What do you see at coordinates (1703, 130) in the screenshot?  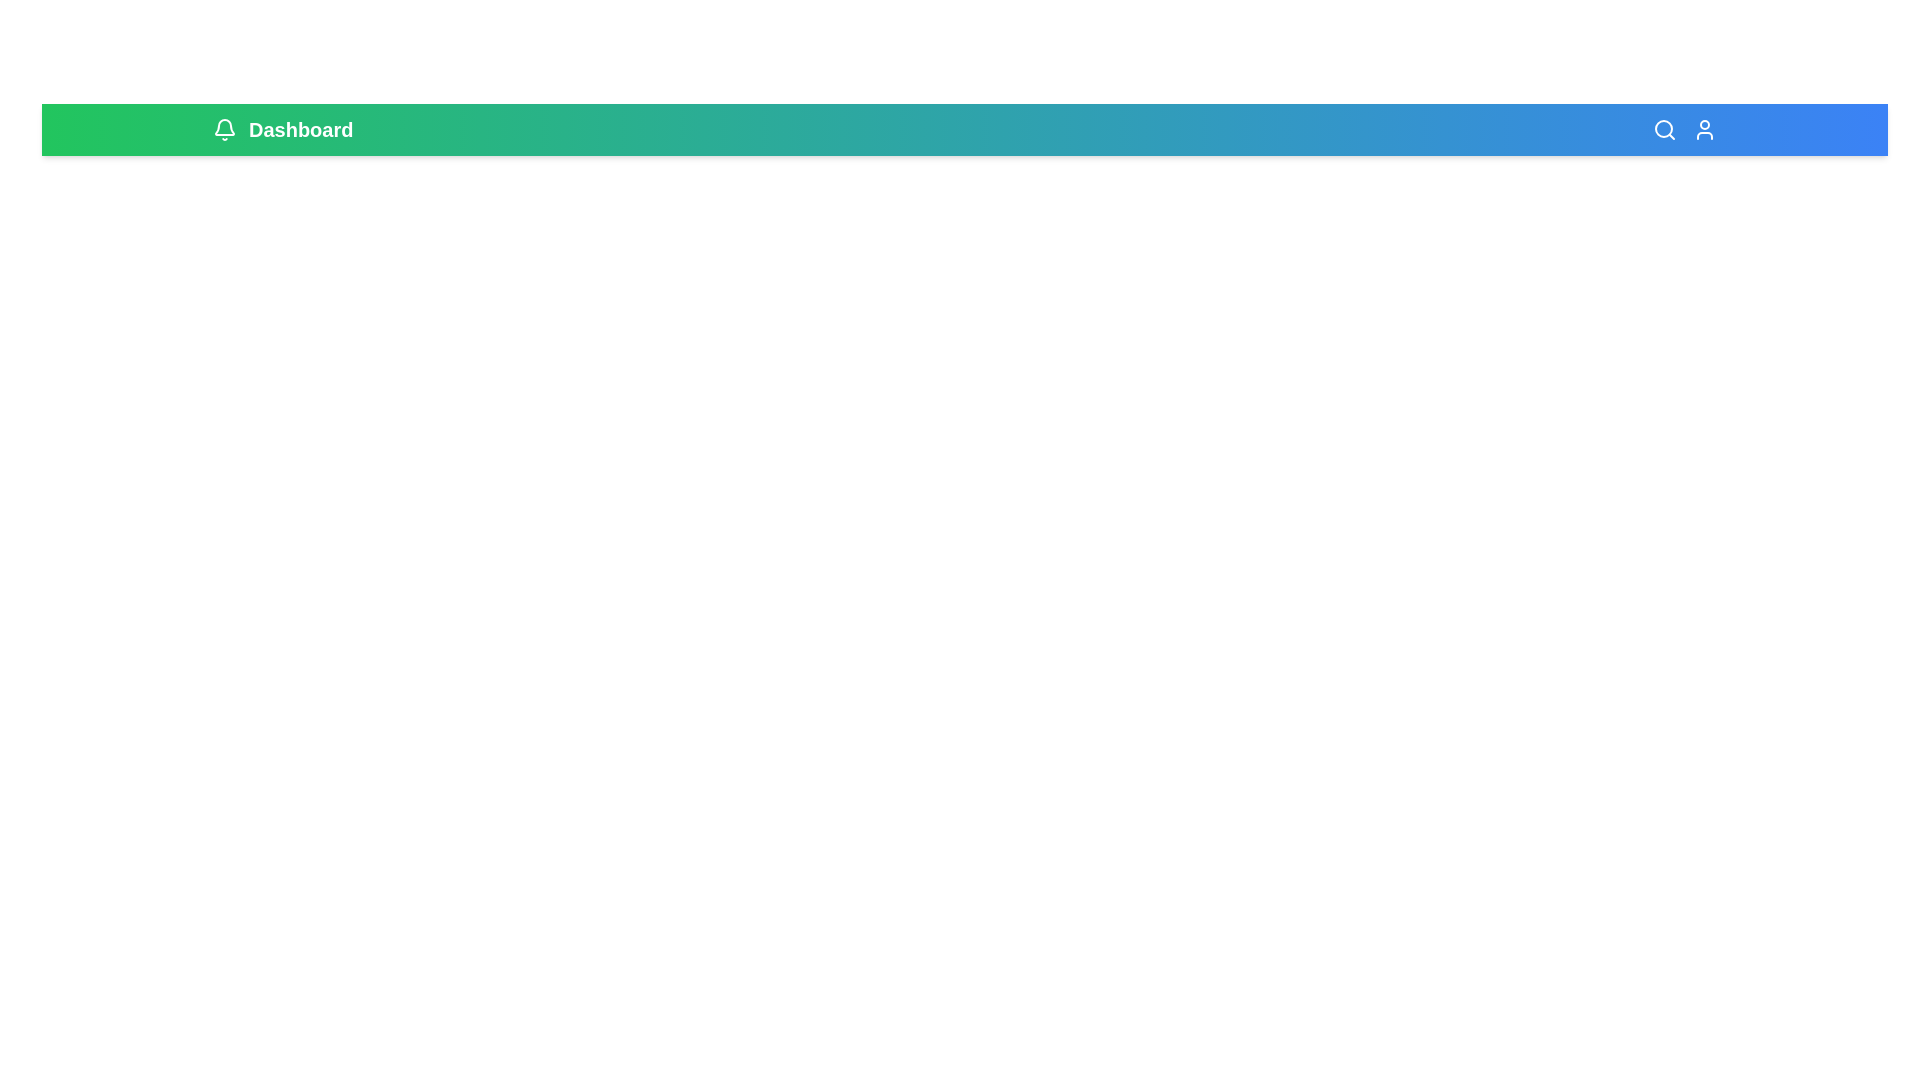 I see `the user icon to access user-related actions` at bounding box center [1703, 130].